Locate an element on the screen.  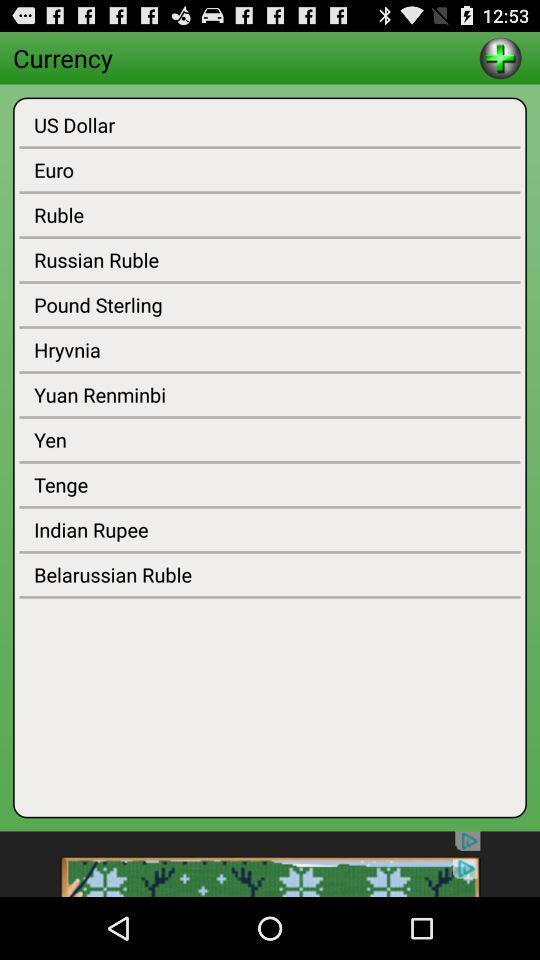
advertisement details is located at coordinates (270, 863).